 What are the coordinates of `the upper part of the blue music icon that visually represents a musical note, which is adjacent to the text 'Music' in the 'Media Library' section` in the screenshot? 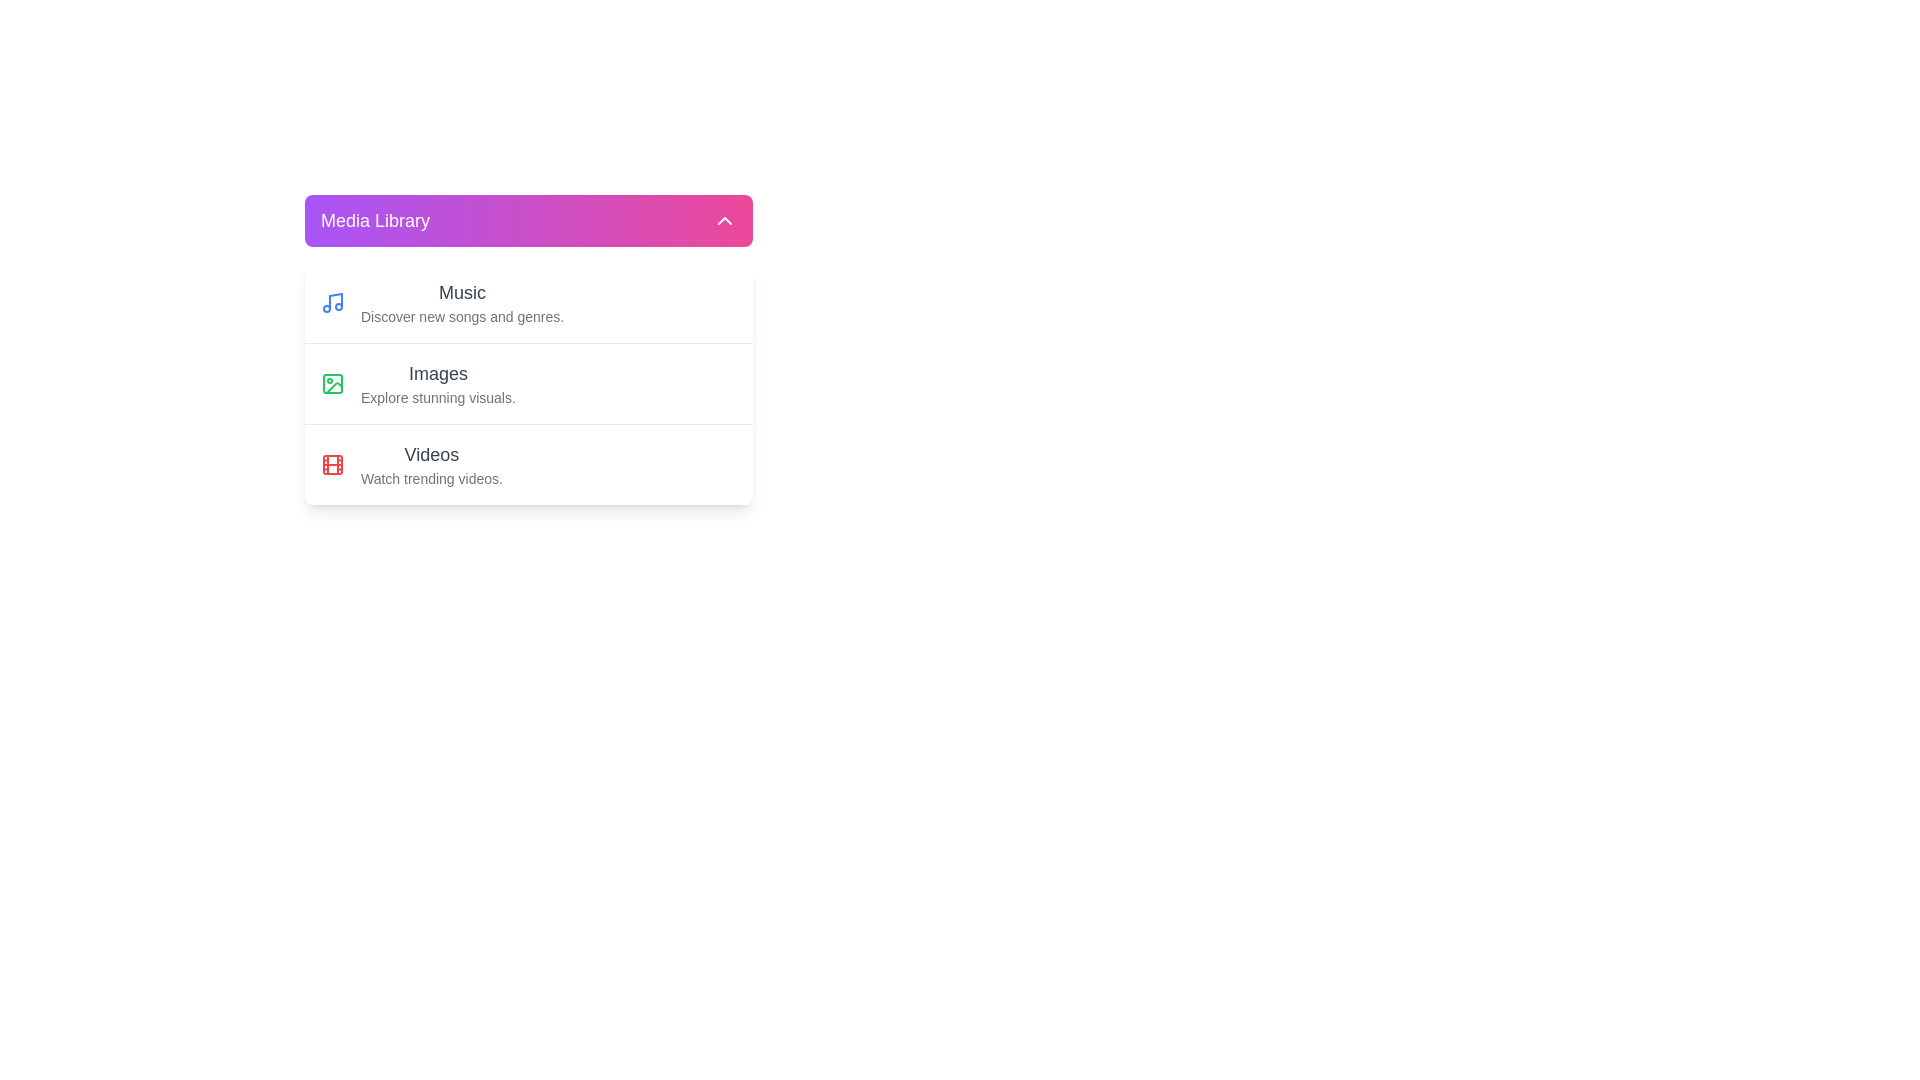 It's located at (336, 300).